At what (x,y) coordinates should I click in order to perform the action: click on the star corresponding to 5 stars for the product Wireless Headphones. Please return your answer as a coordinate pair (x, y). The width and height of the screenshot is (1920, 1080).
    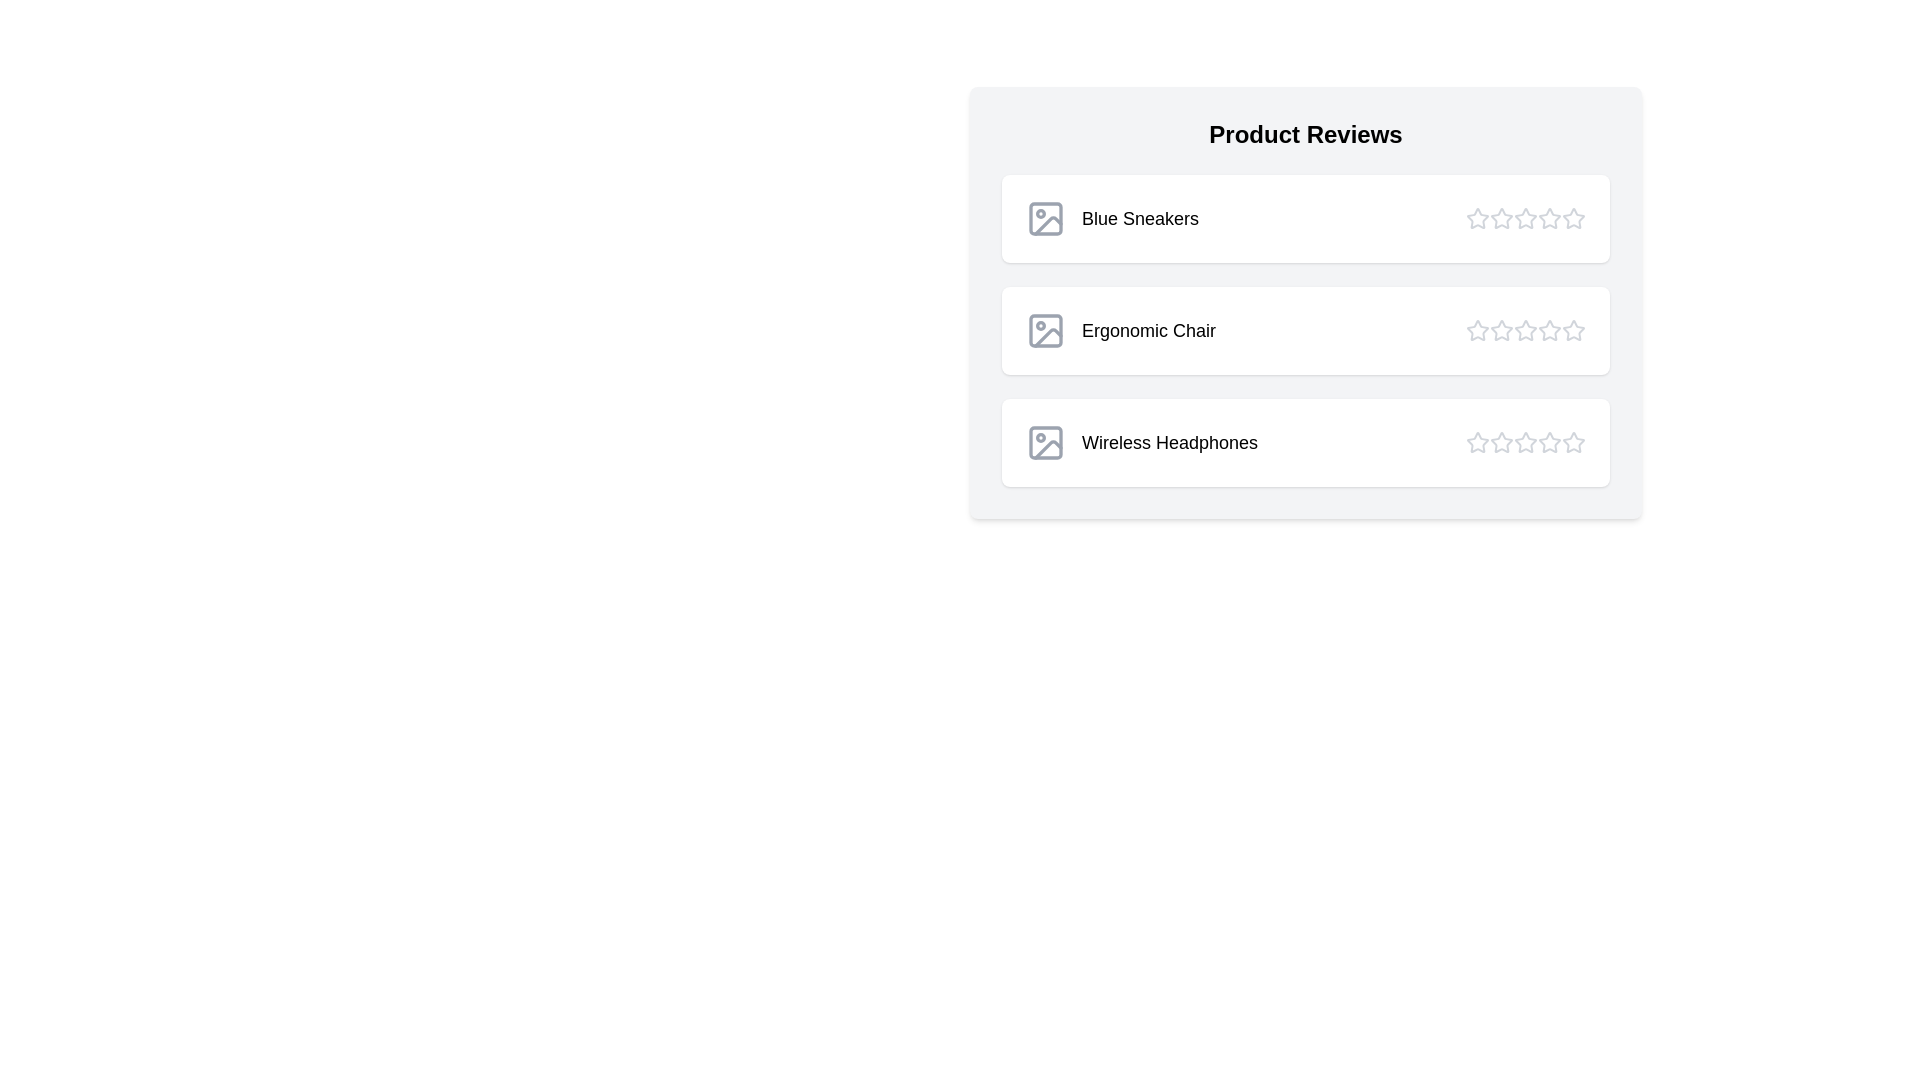
    Looking at the image, I should click on (1573, 442).